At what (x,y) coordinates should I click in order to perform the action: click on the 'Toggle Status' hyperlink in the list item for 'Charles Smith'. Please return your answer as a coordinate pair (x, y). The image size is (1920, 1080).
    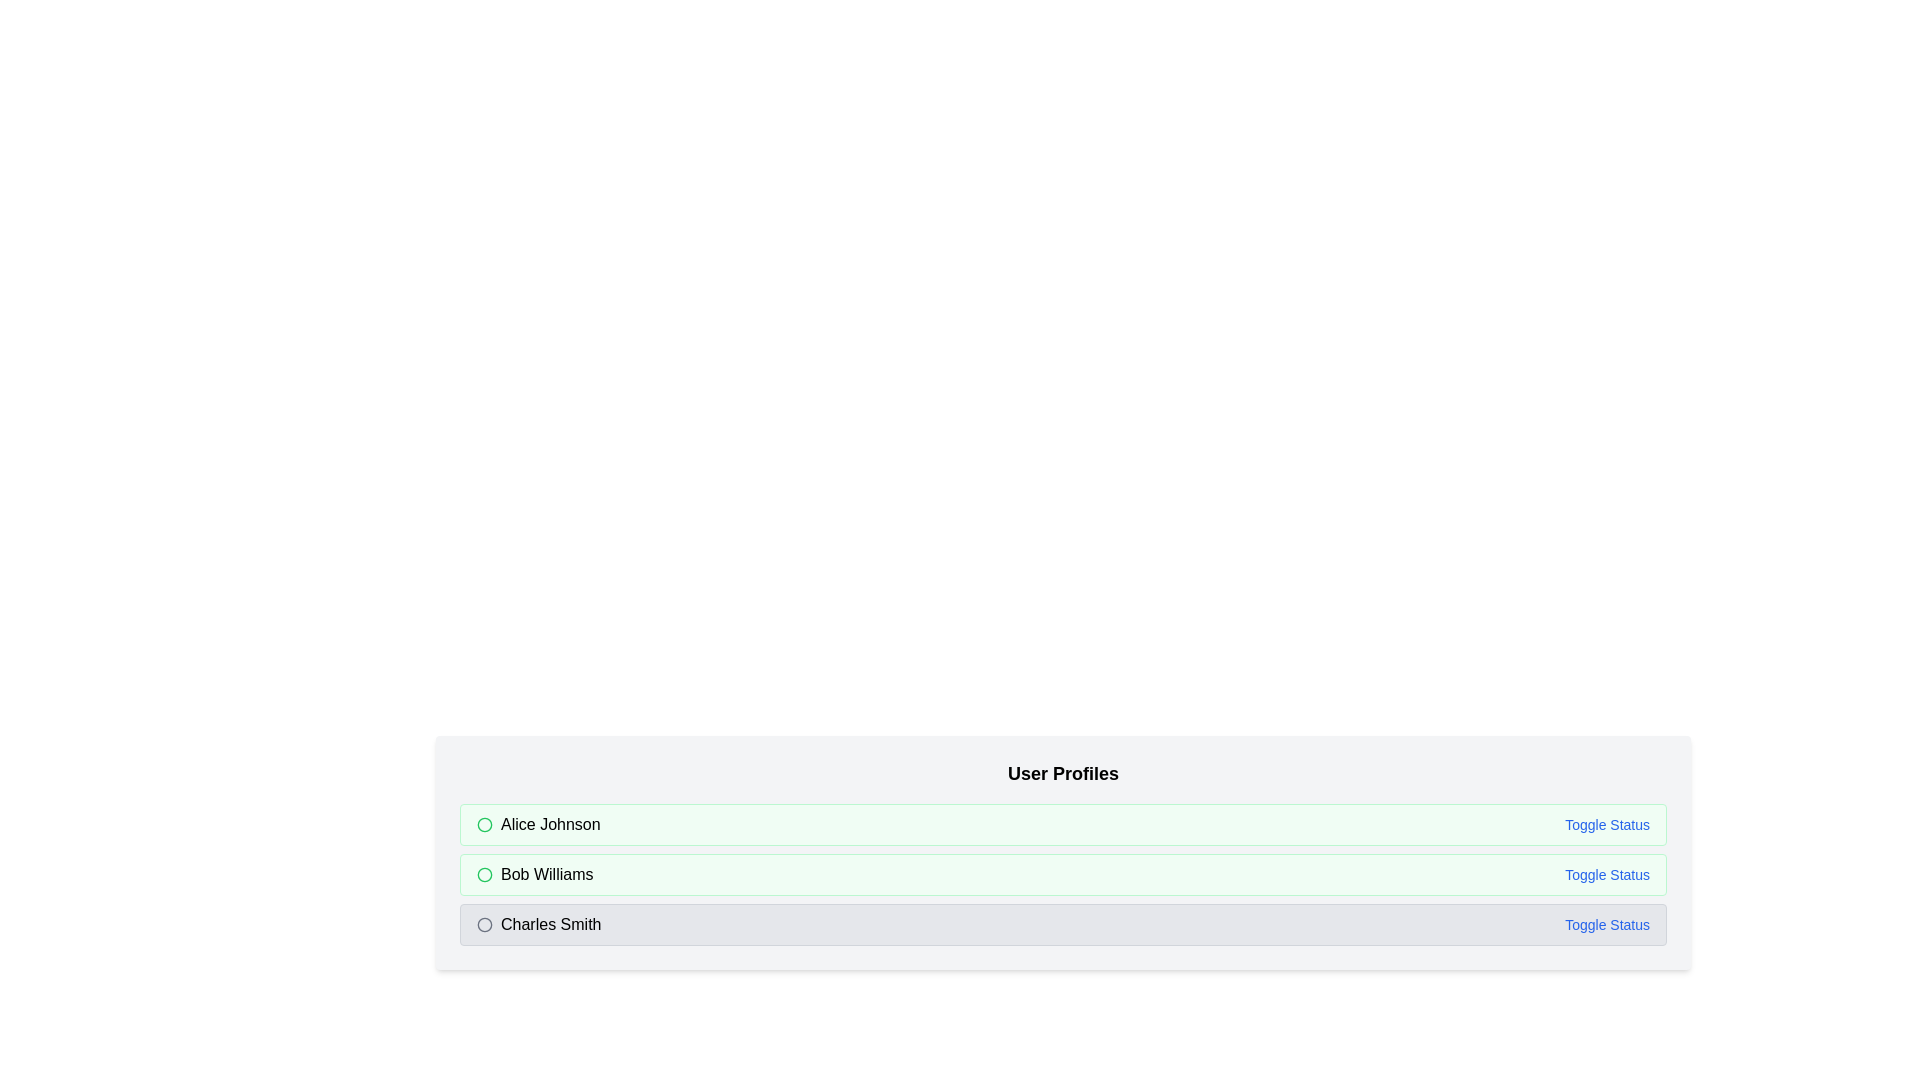
    Looking at the image, I should click on (1062, 925).